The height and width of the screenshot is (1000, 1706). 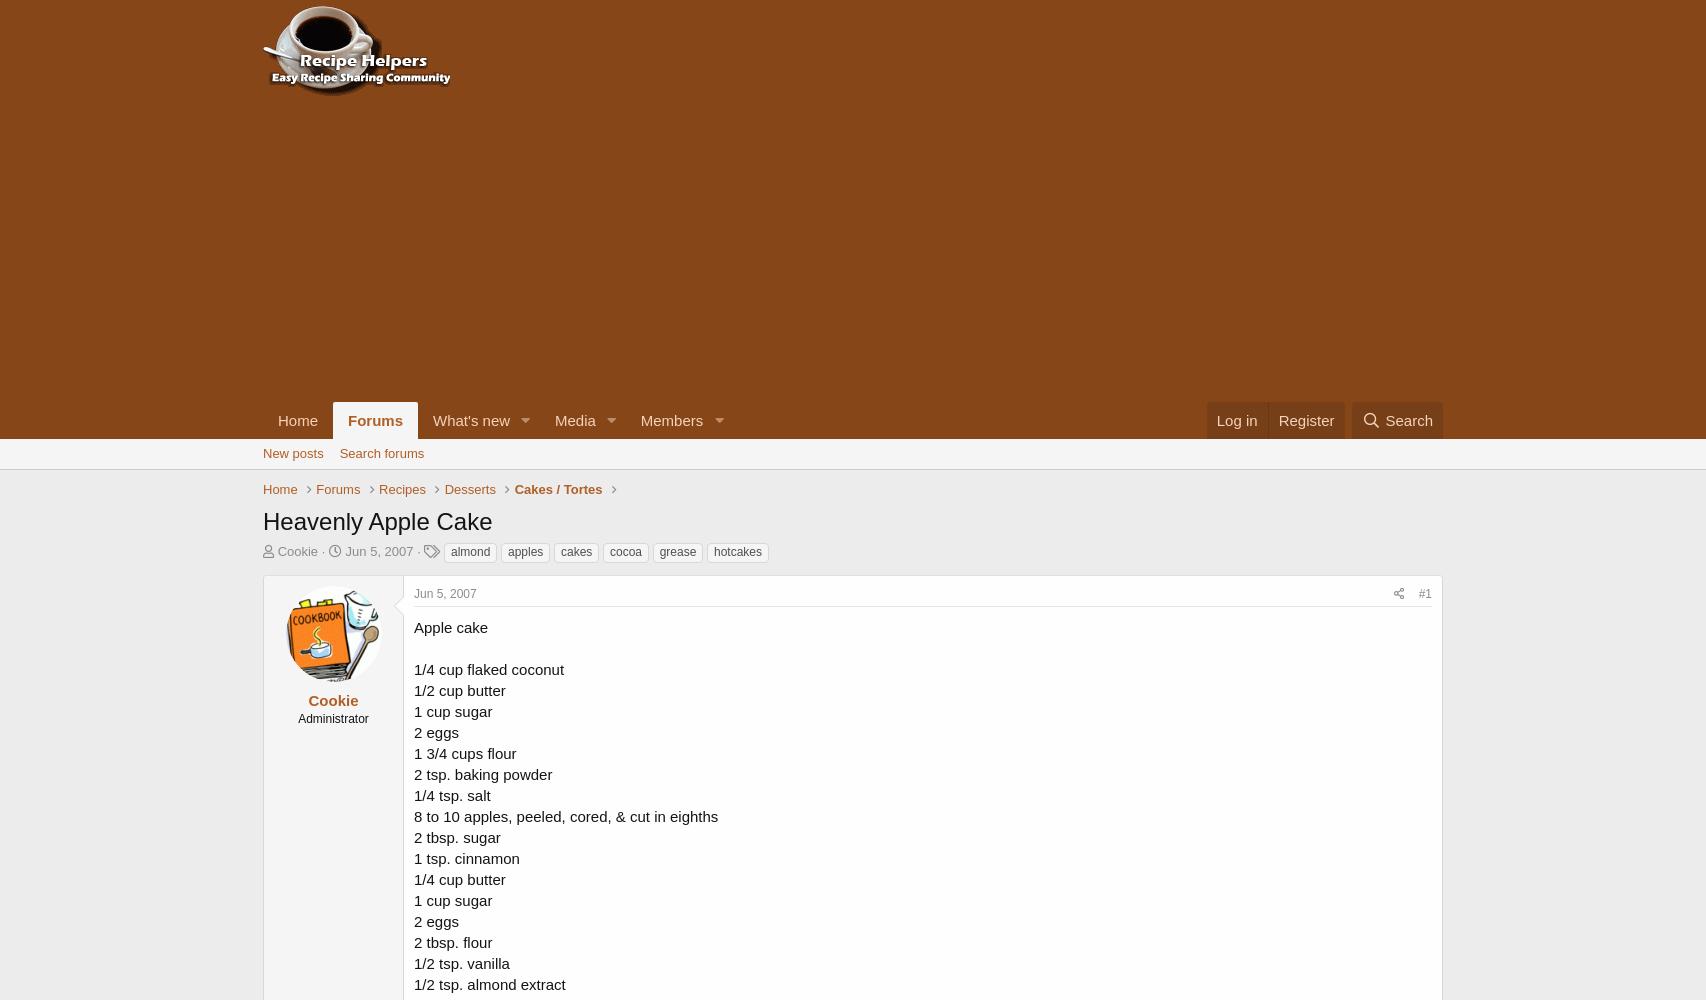 What do you see at coordinates (1236, 420) in the screenshot?
I see `'Log in'` at bounding box center [1236, 420].